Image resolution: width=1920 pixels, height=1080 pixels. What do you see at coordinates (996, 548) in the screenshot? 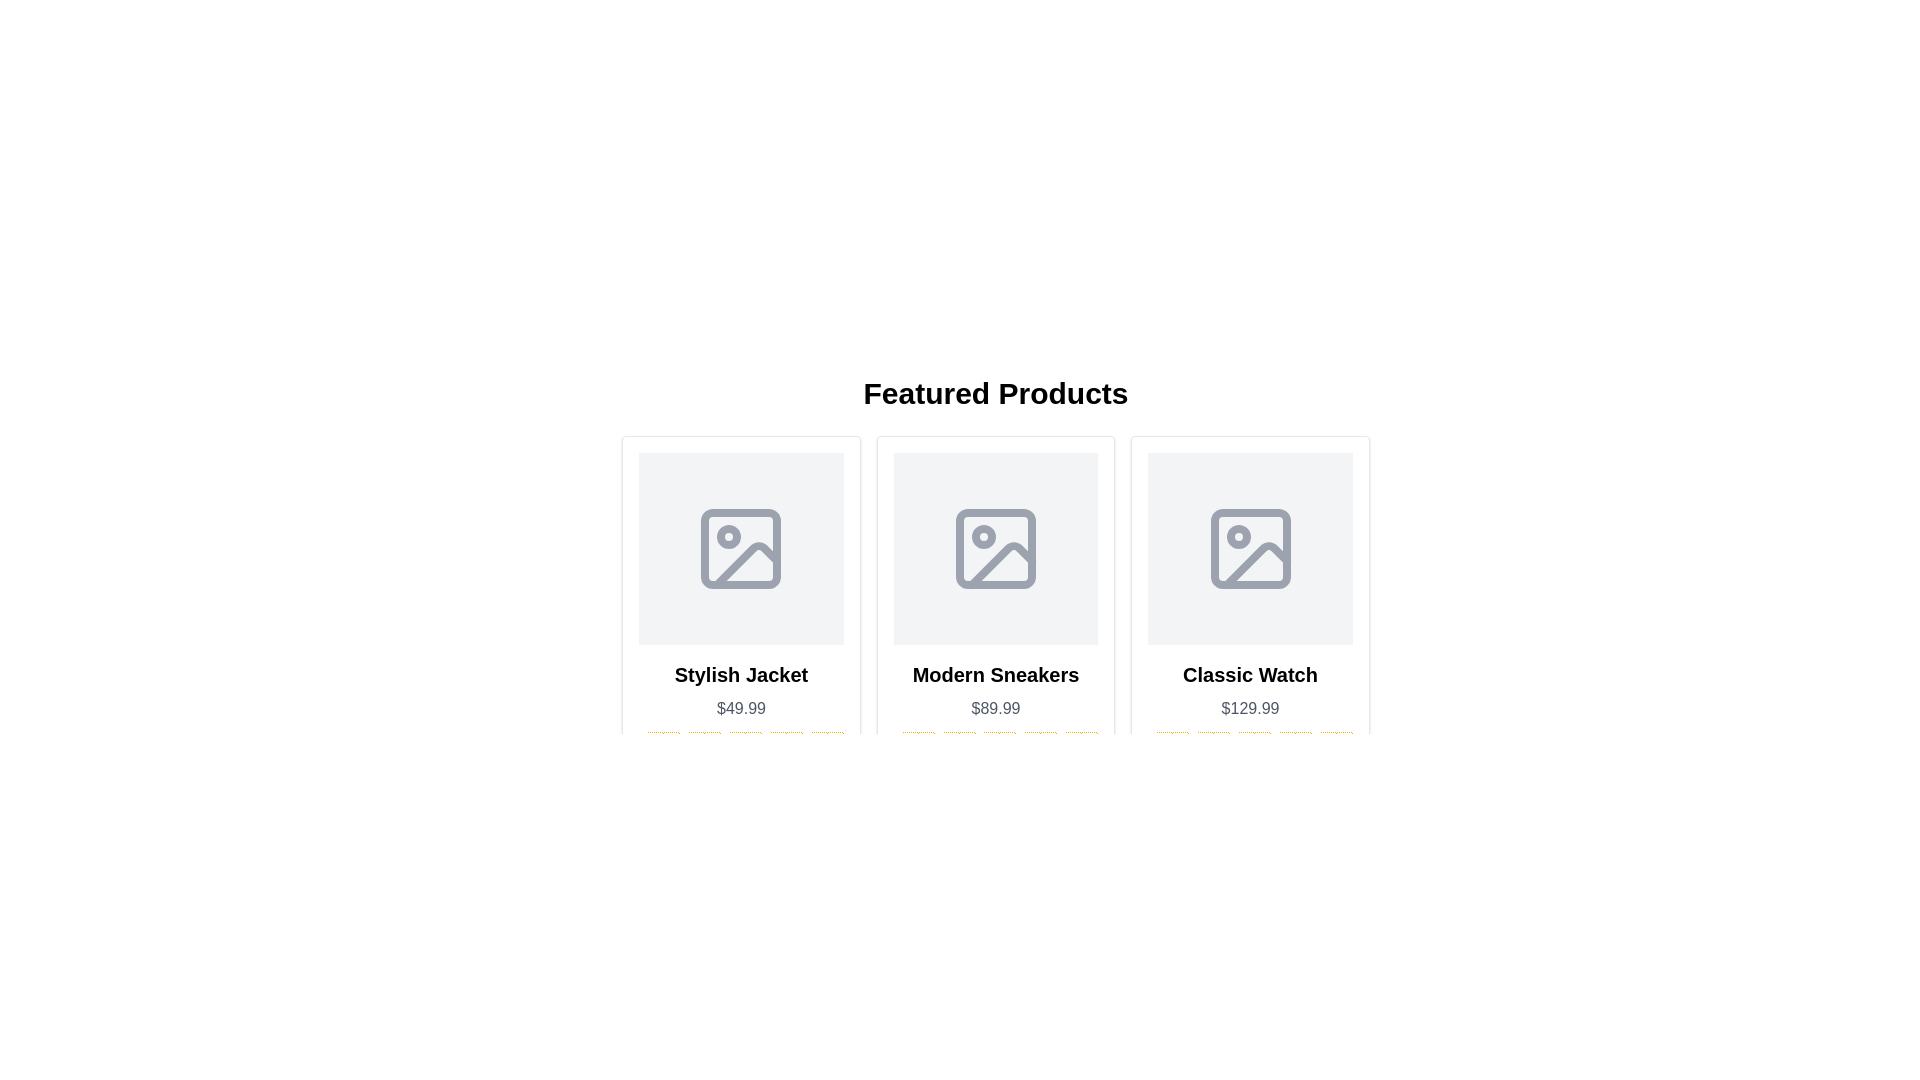
I see `the Decorative SVG rectangle with rounded corners located at the top-center of the 'Modern Sneakers' product card` at bounding box center [996, 548].